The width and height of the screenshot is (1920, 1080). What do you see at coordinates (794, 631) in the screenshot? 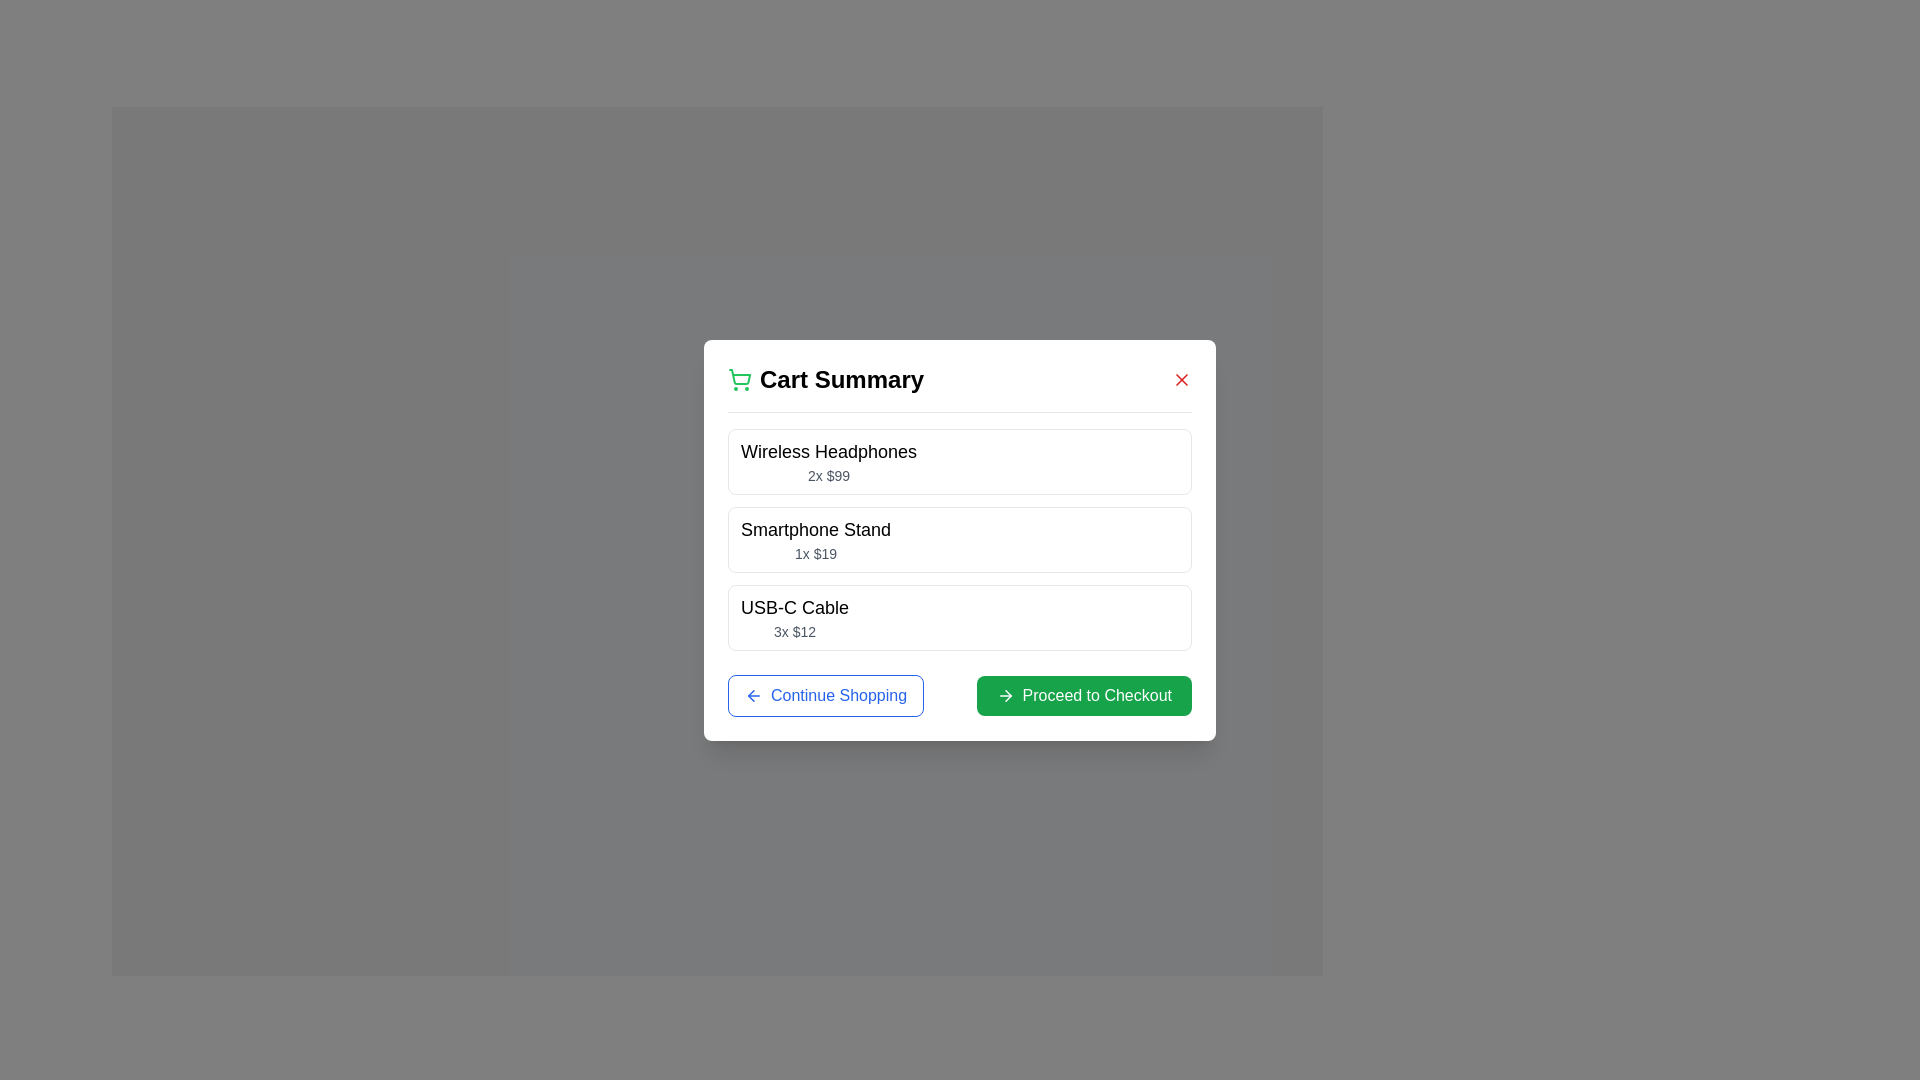
I see `text displayed in the Text Display element that shows '3x $12', located beneath the 'USB-C Cable' title in the cart summary box` at bounding box center [794, 631].